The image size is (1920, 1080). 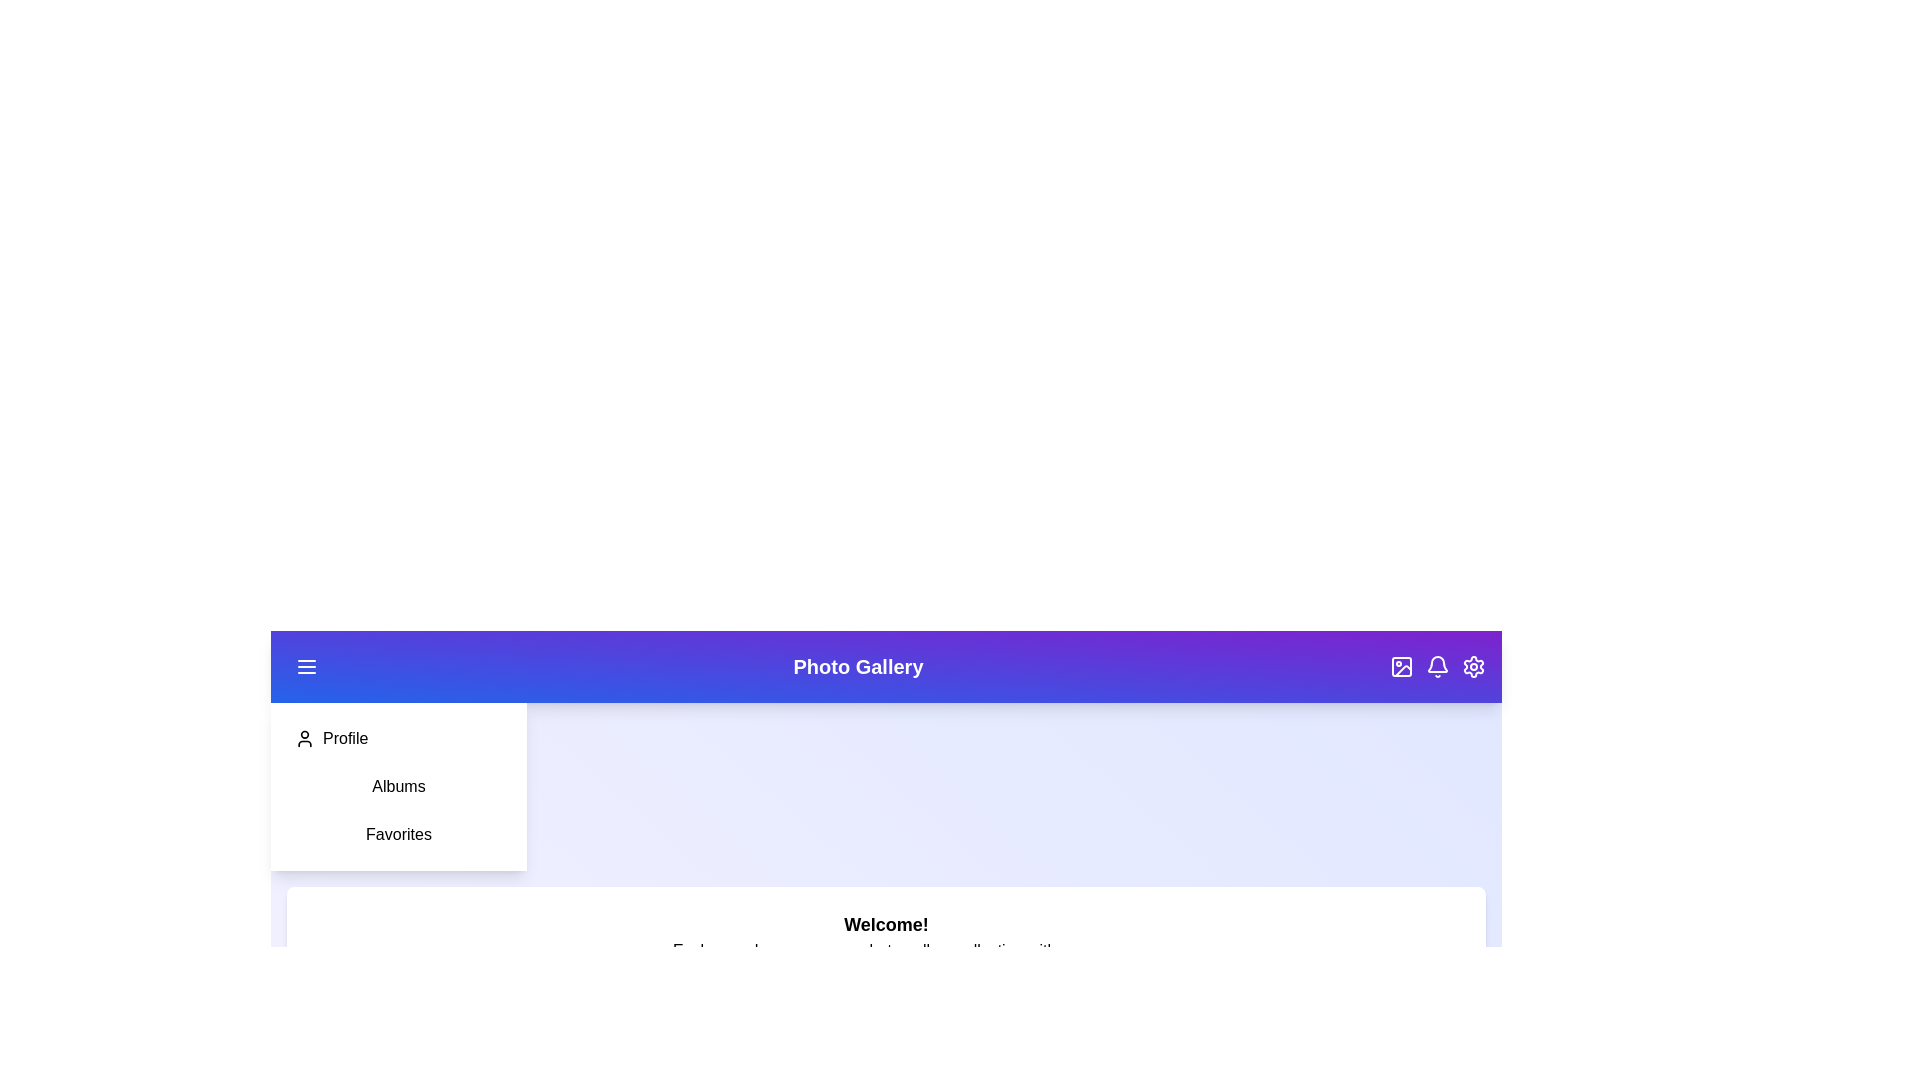 What do you see at coordinates (398, 834) in the screenshot?
I see `the 'Favorites' option in the sidebar` at bounding box center [398, 834].